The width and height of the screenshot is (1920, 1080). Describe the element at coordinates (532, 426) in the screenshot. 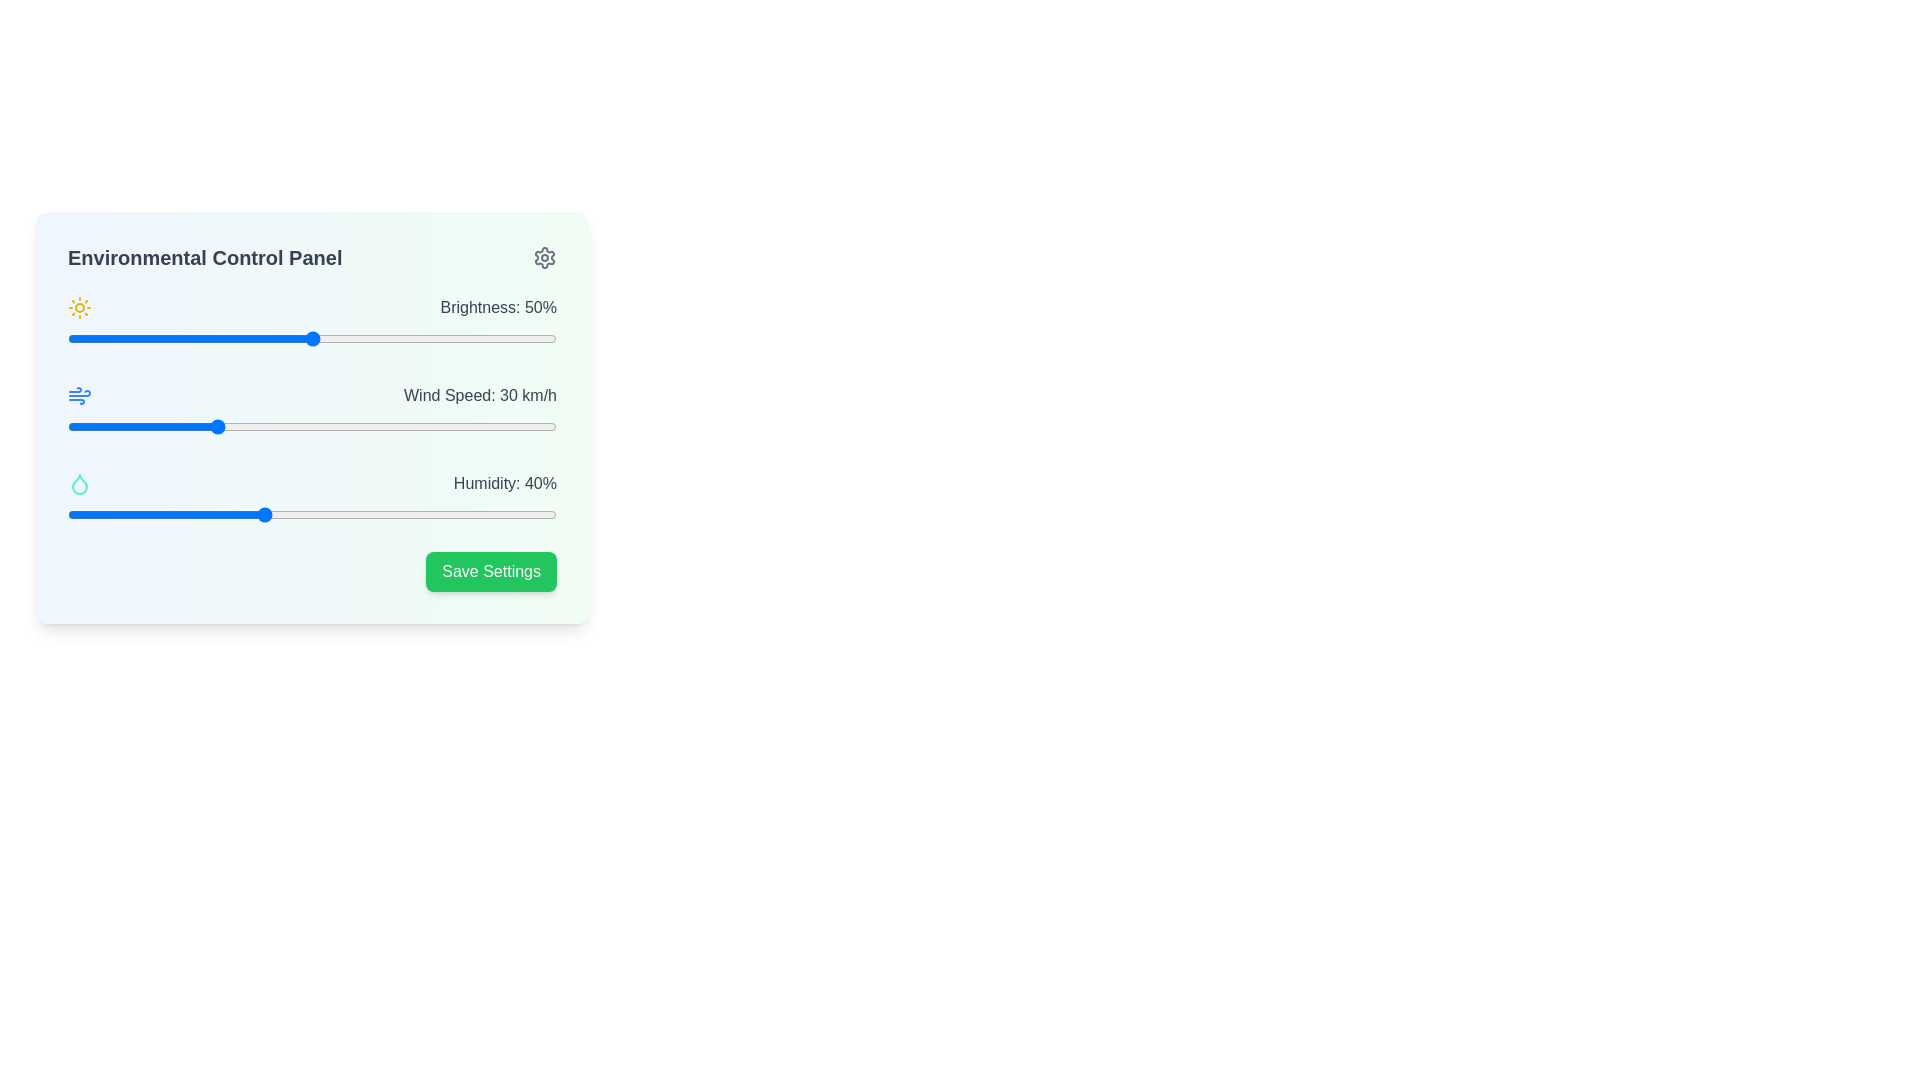

I see `the wind speed` at that location.